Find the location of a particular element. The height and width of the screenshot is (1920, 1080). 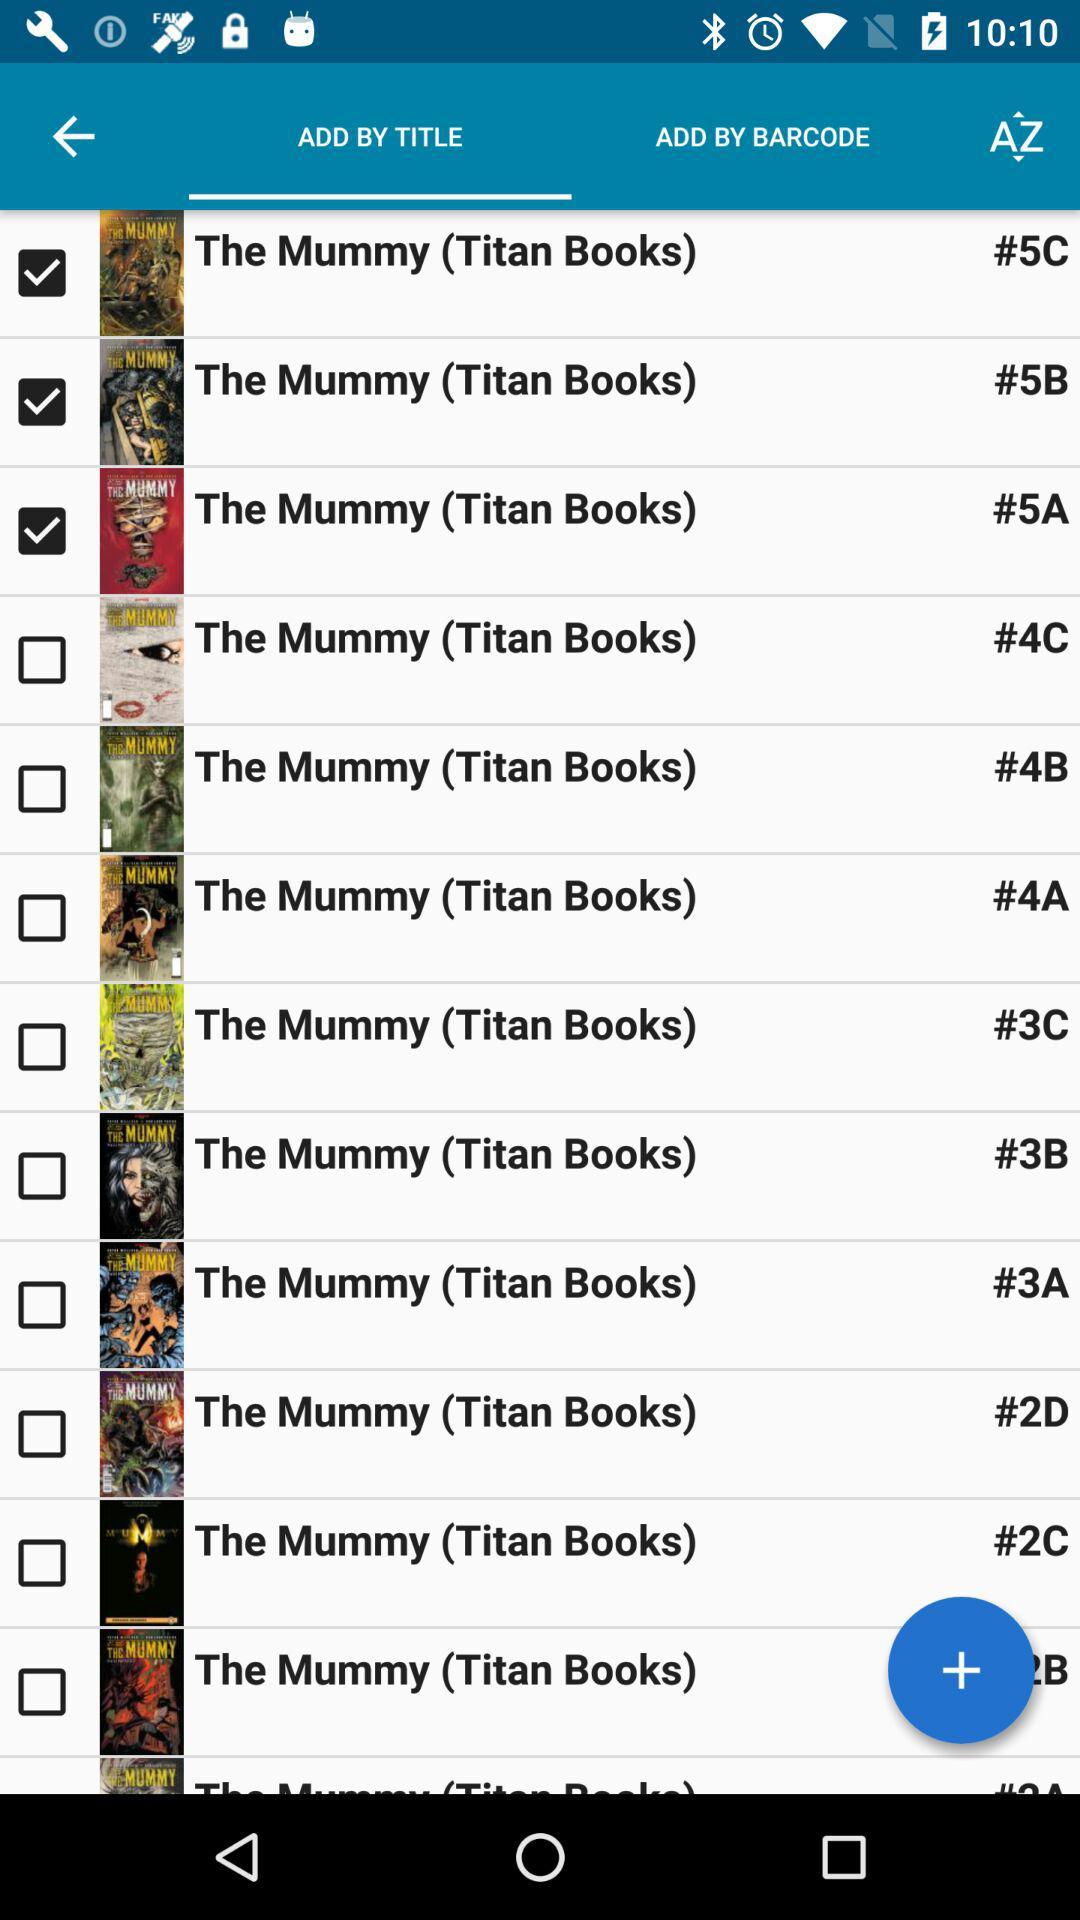

the icon above the #4a item is located at coordinates (1031, 763).